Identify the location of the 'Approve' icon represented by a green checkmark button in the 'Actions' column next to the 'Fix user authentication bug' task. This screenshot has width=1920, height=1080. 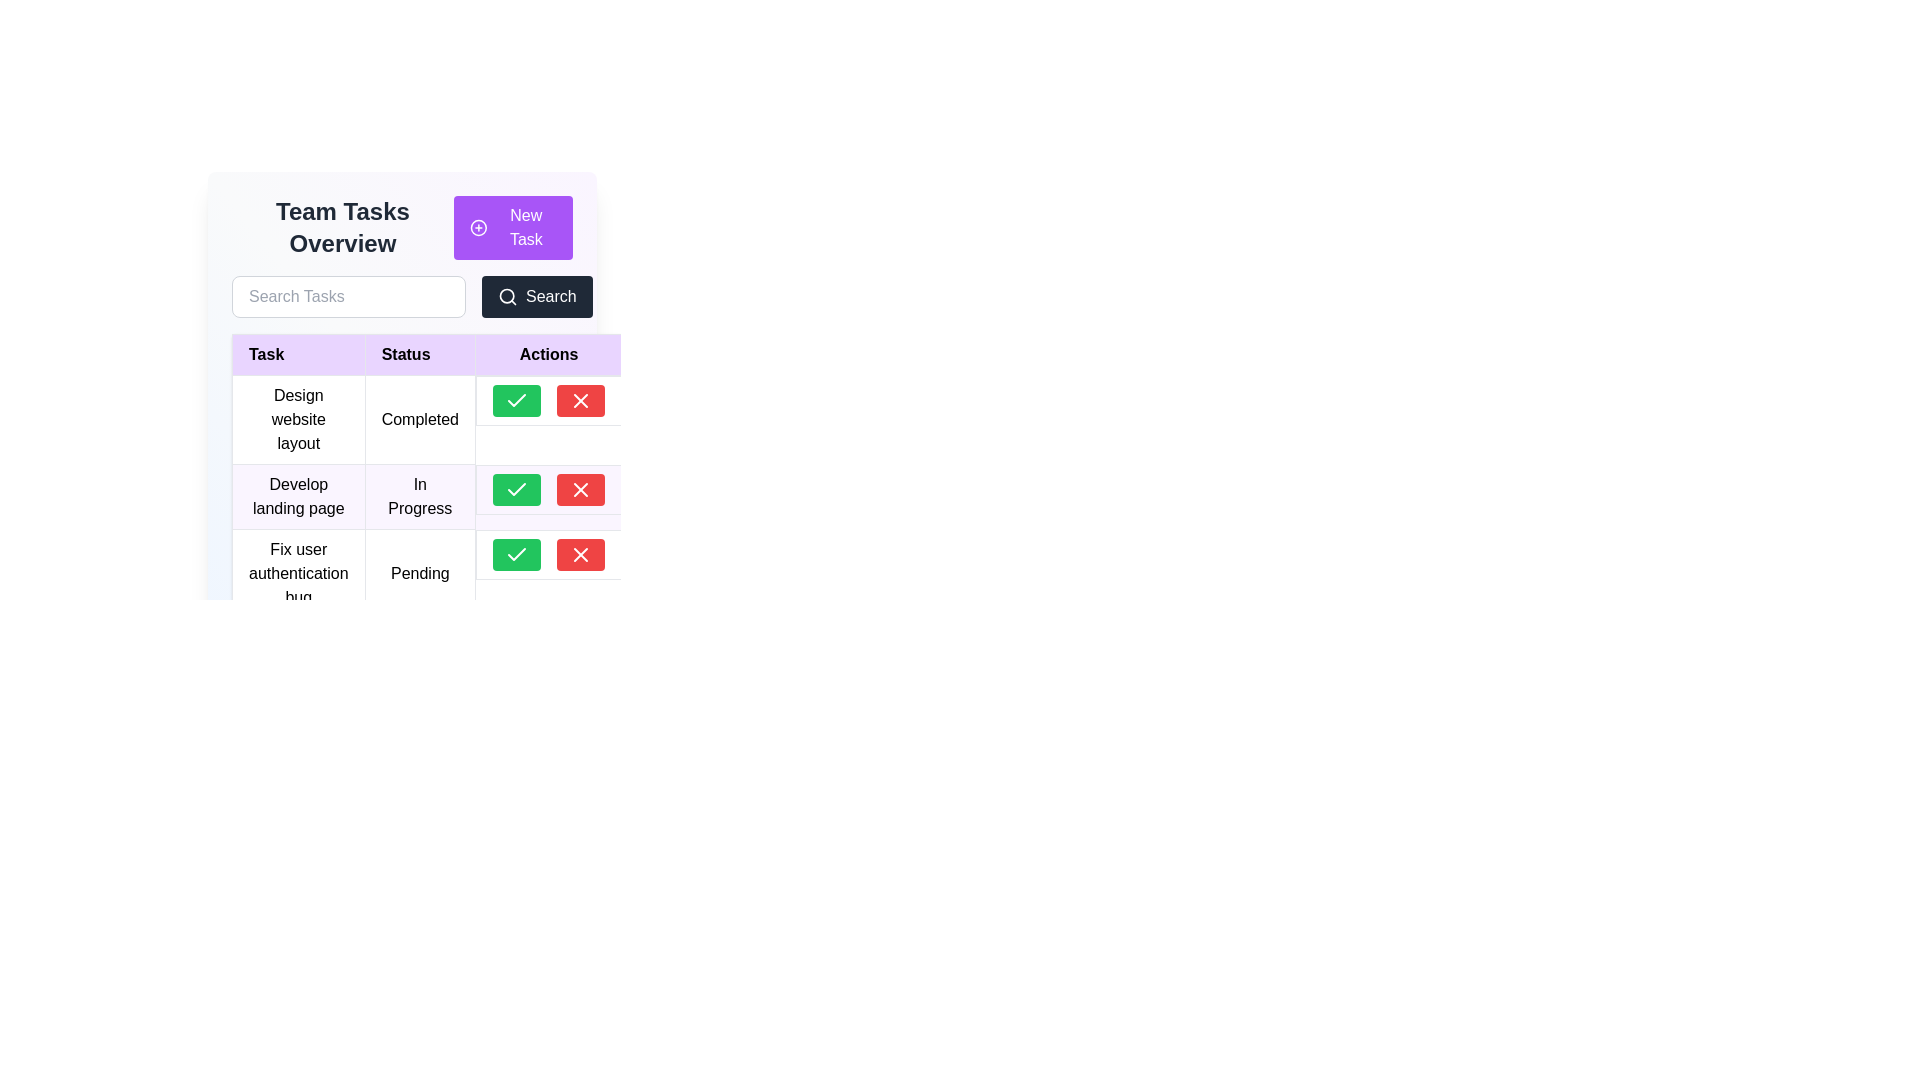
(517, 554).